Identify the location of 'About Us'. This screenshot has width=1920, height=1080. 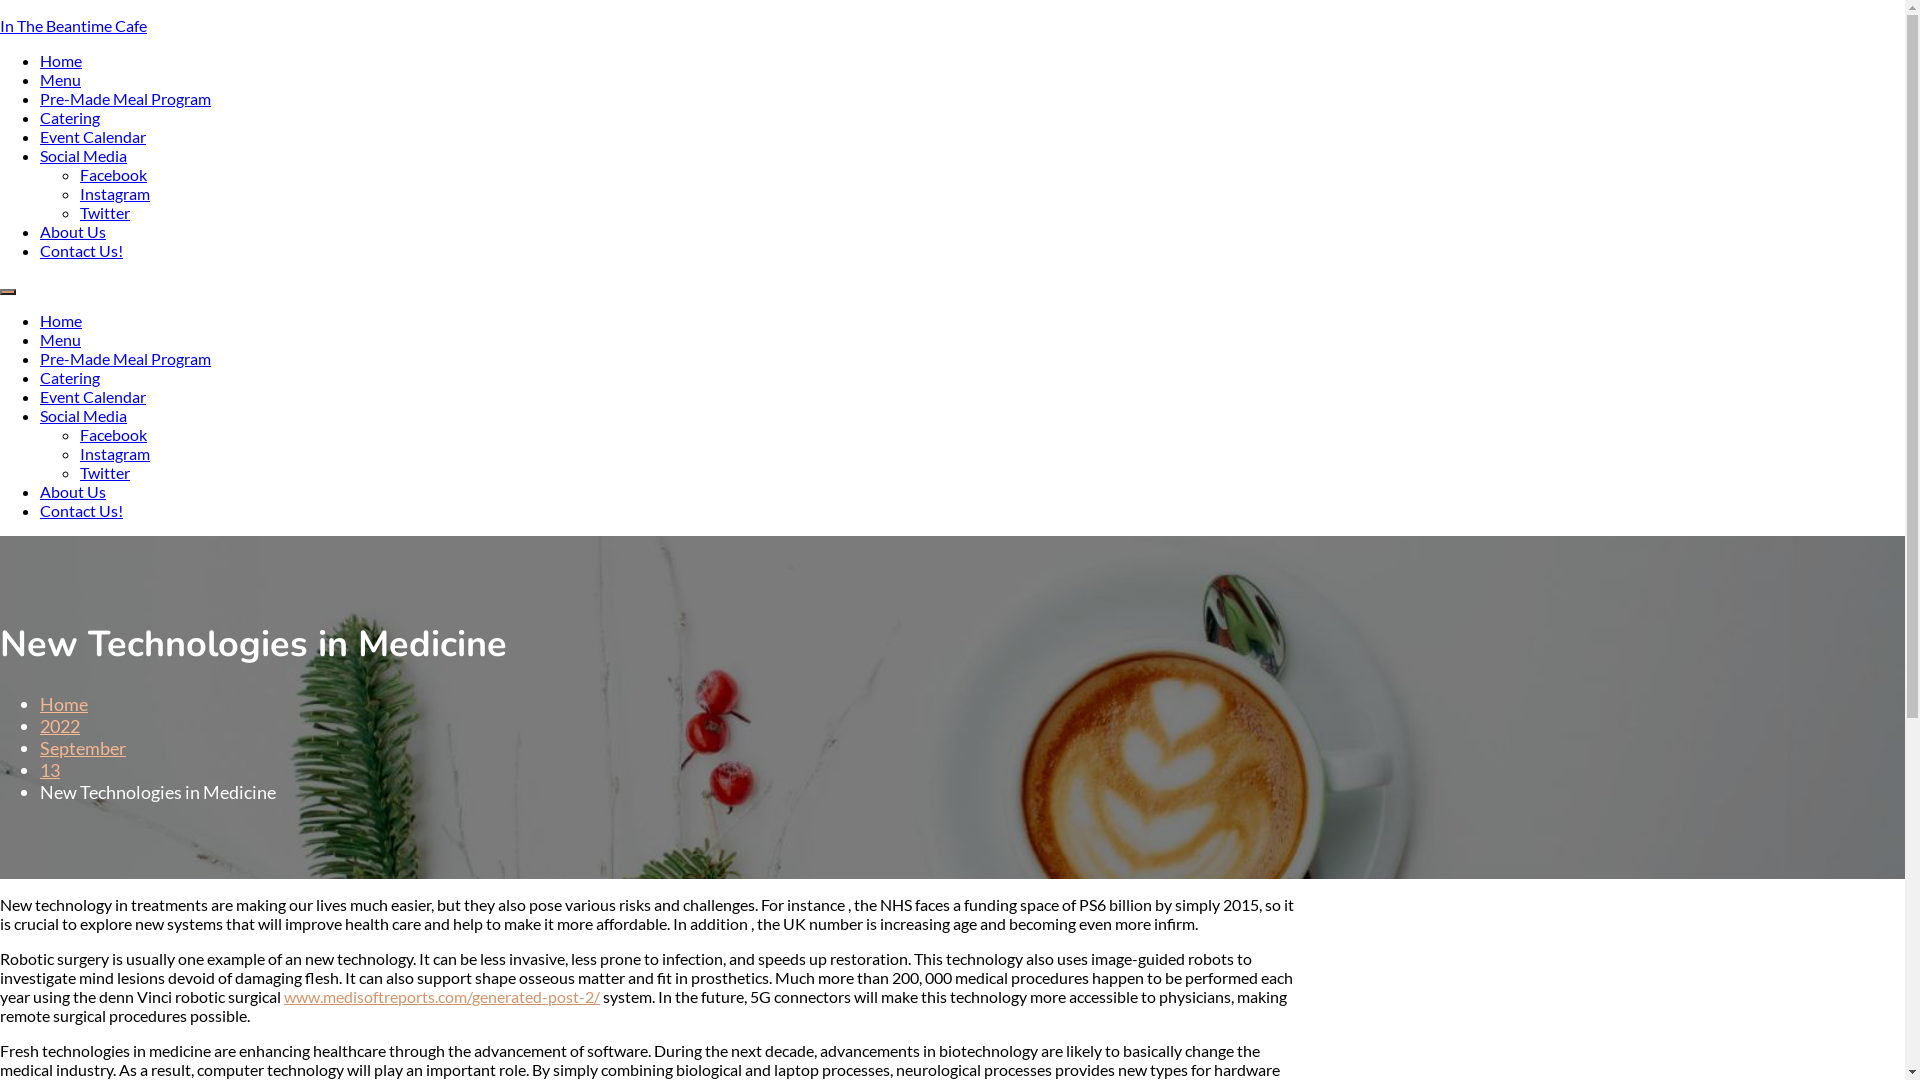
(72, 230).